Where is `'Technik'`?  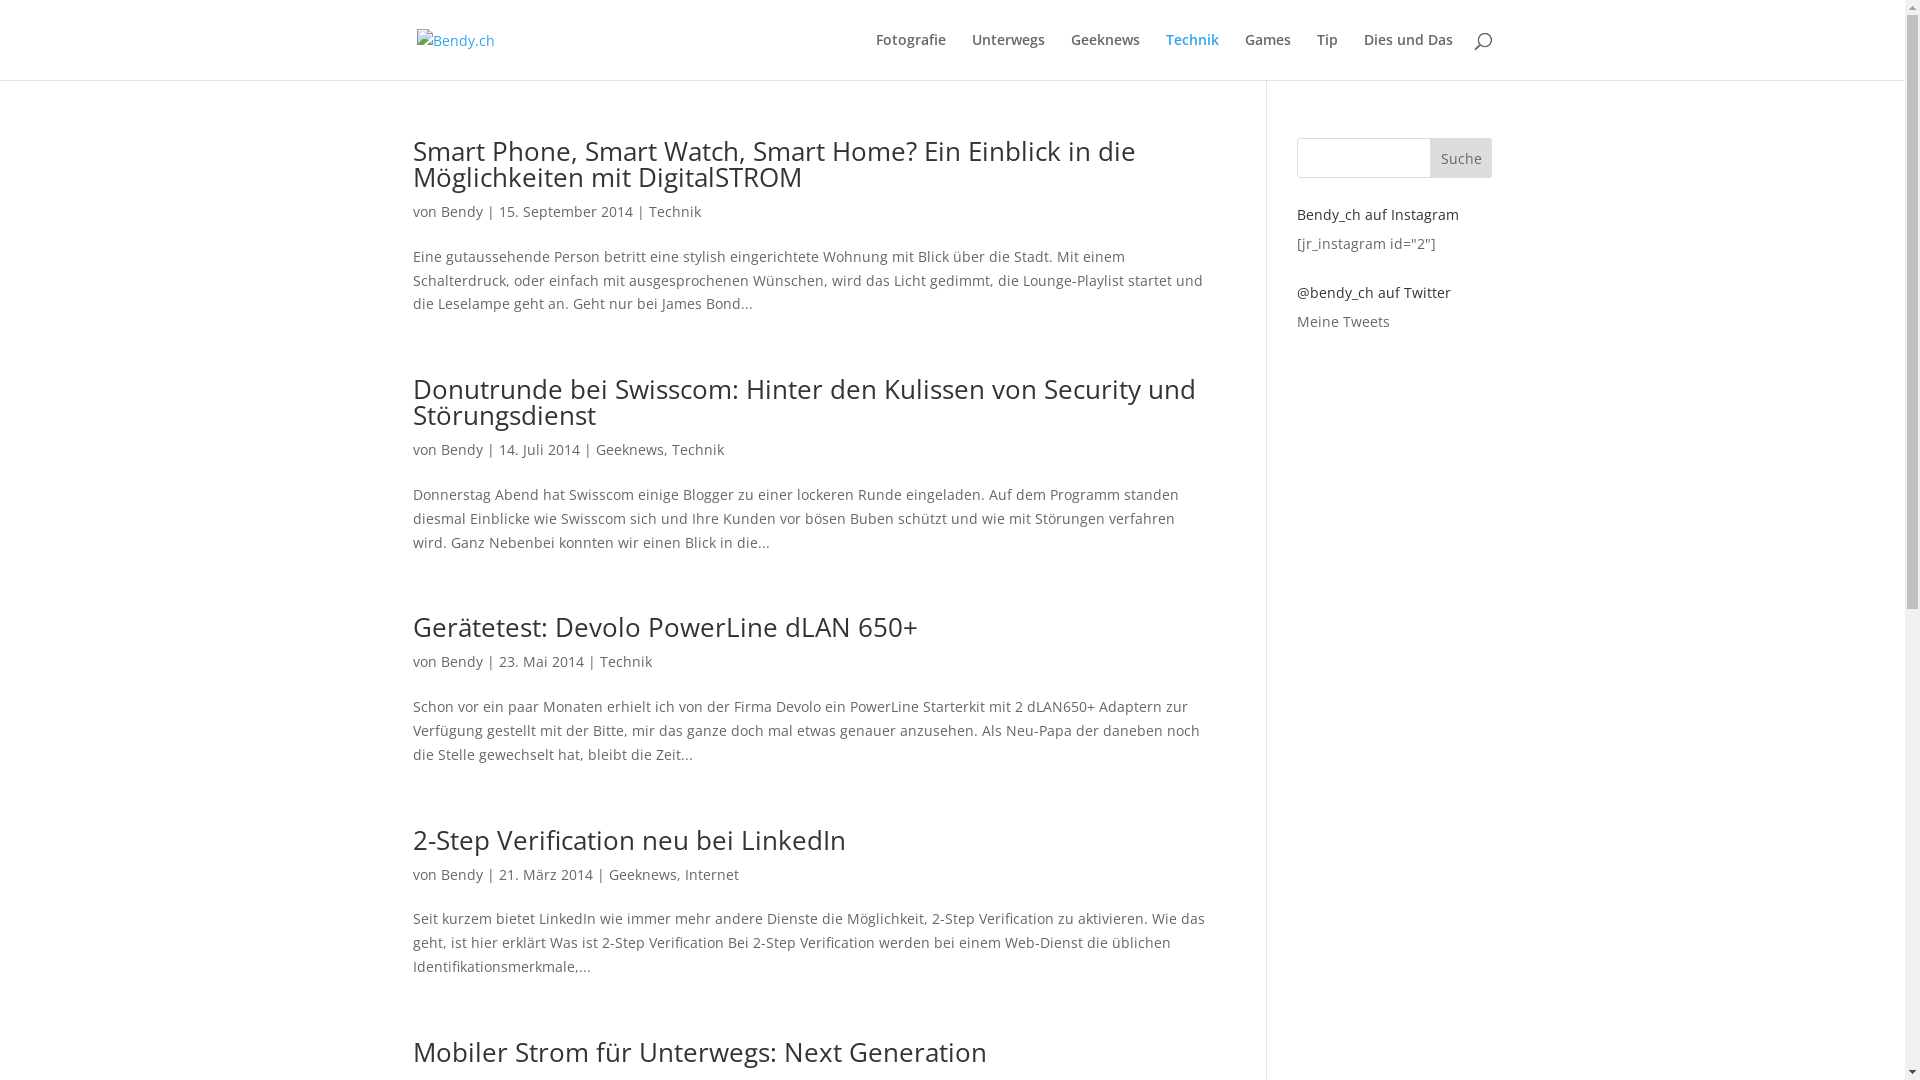 'Technik' is located at coordinates (624, 661).